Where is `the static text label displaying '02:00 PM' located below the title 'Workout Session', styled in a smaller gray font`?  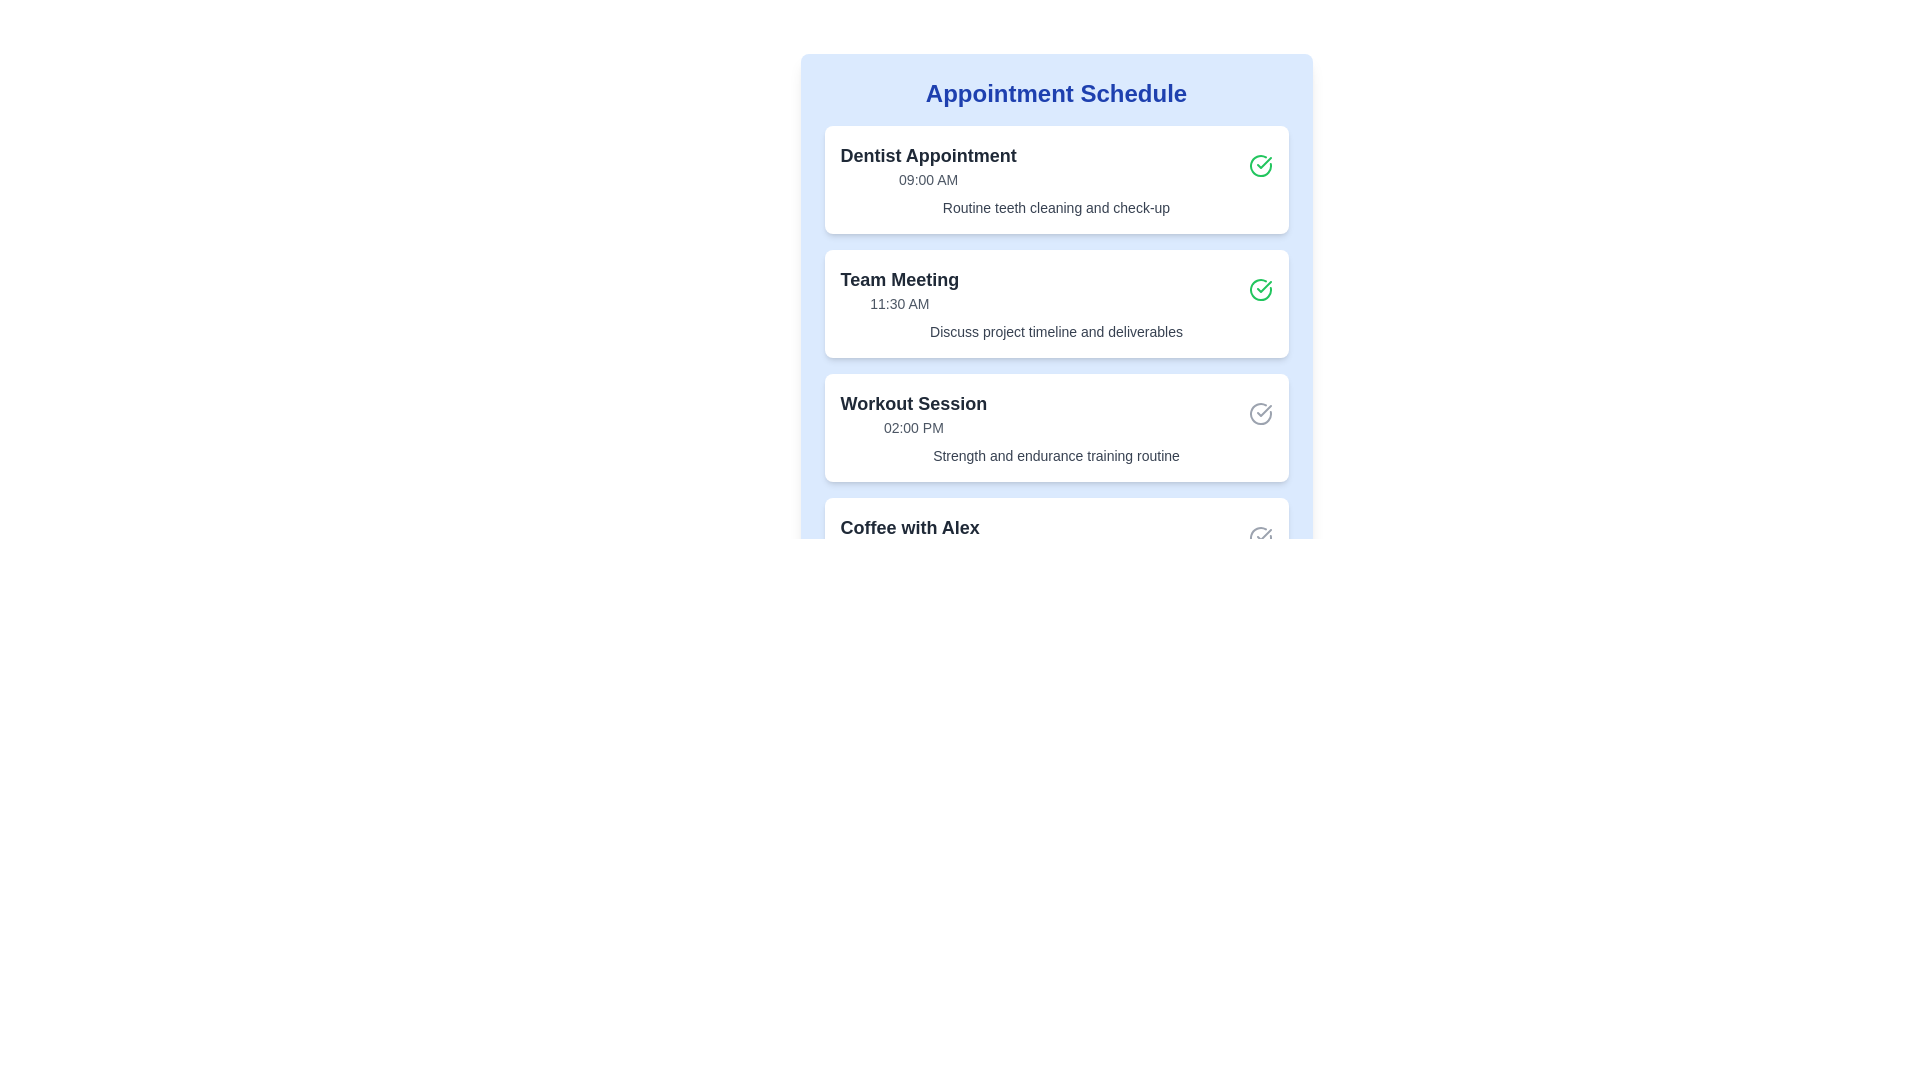
the static text label displaying '02:00 PM' located below the title 'Workout Session', styled in a smaller gray font is located at coordinates (912, 427).